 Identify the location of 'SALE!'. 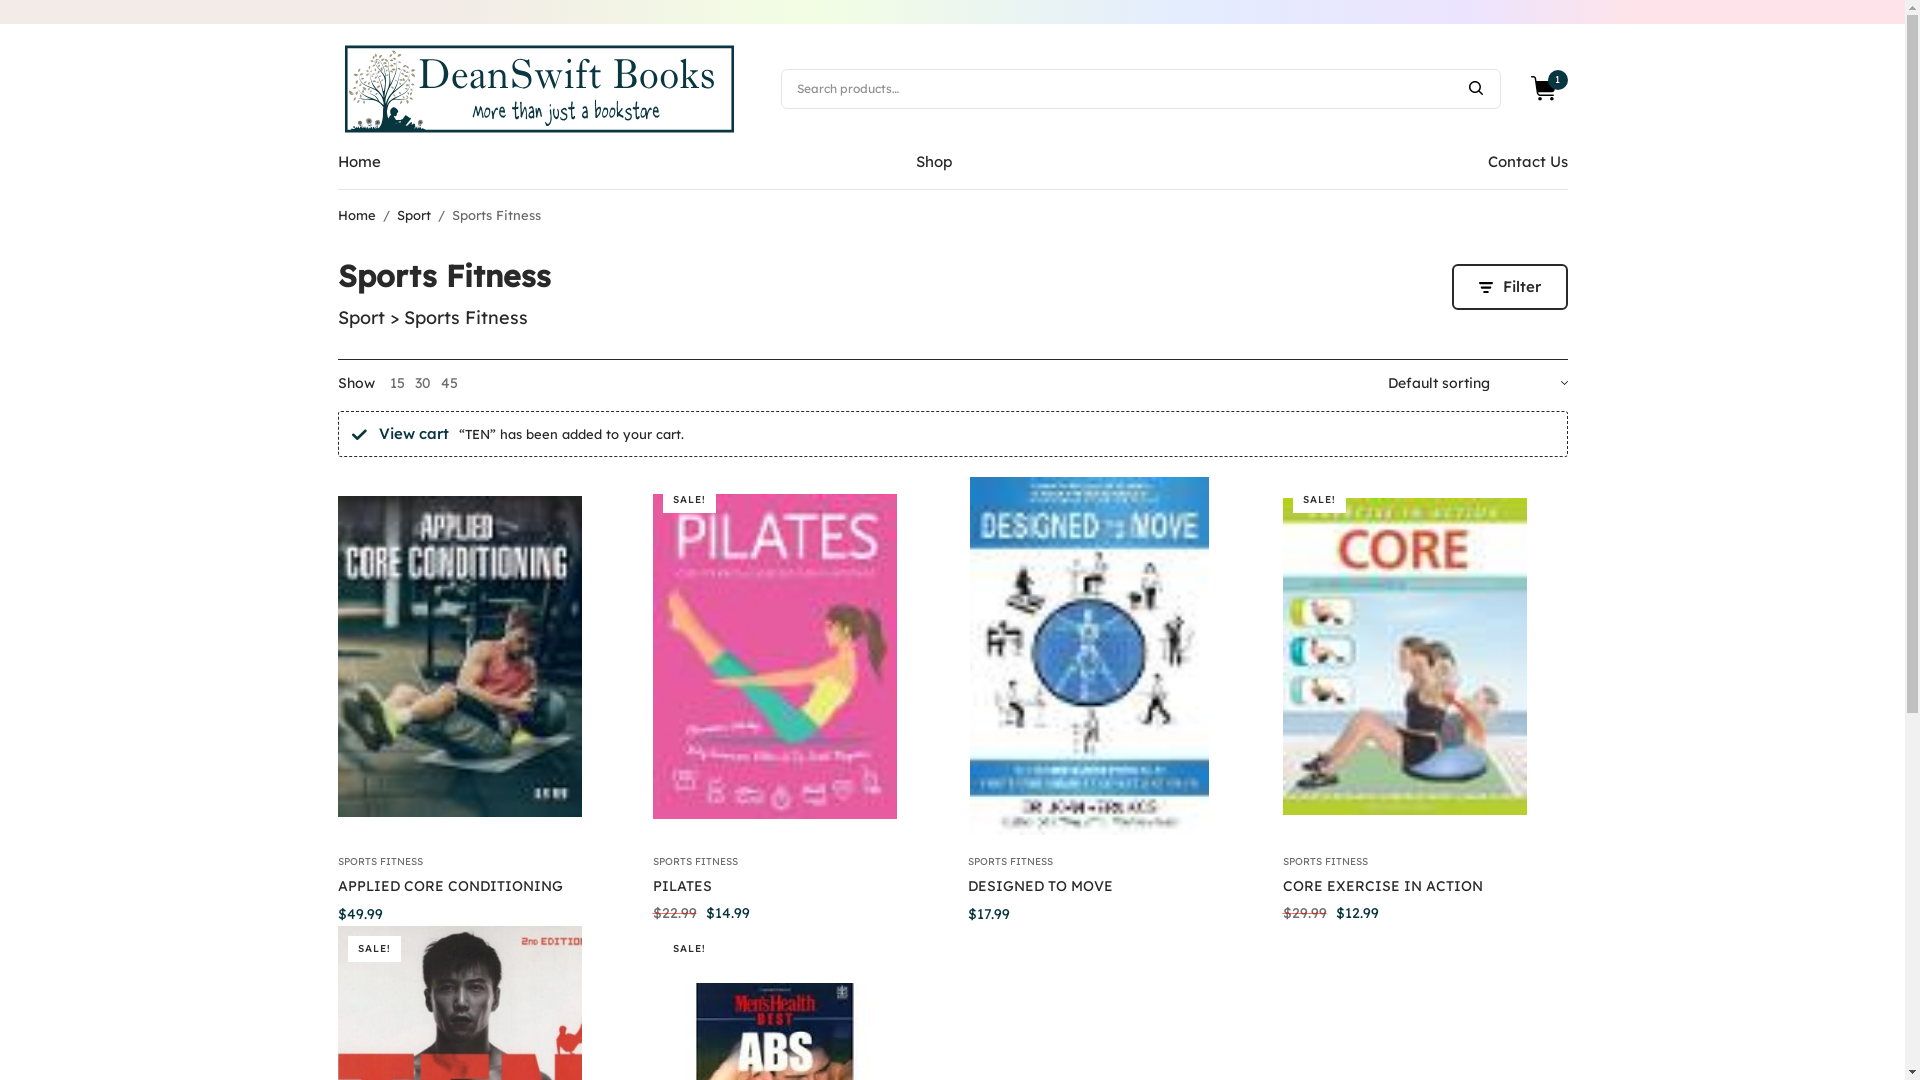
(1423, 655).